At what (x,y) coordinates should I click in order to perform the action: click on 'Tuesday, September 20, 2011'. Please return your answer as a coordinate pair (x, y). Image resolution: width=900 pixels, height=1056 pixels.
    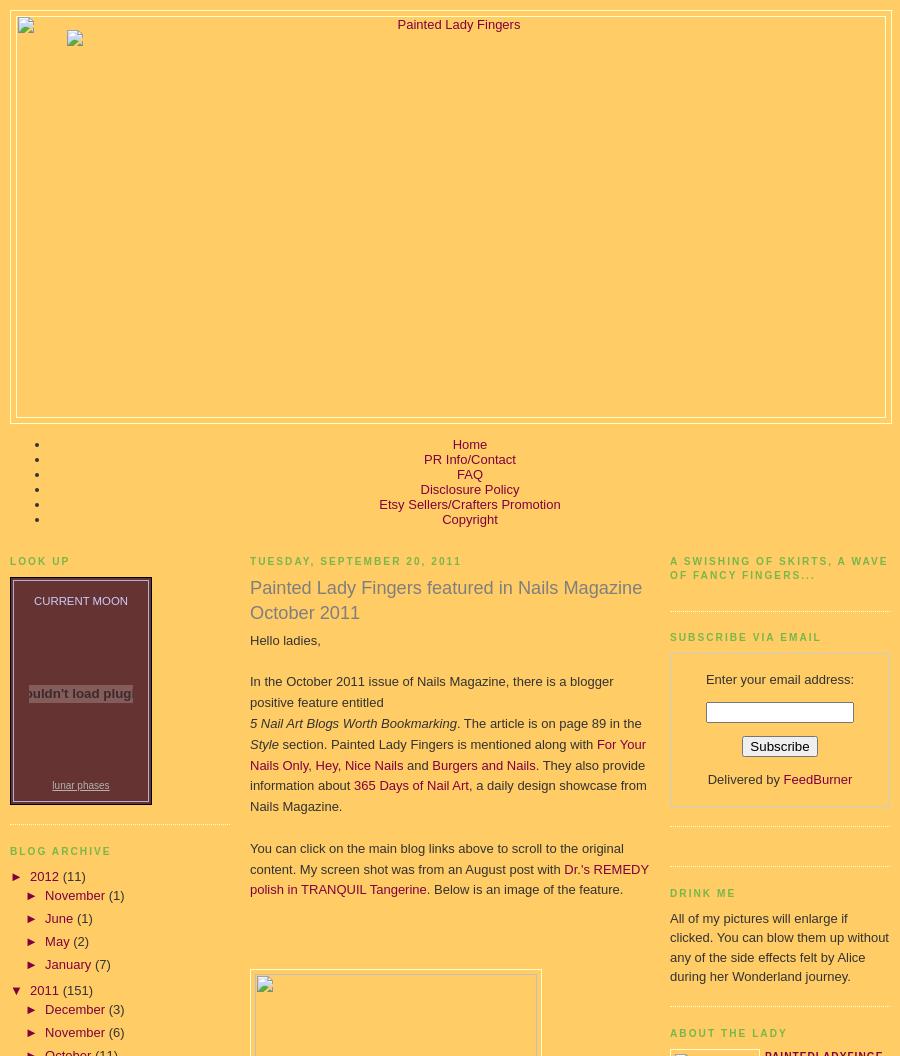
    Looking at the image, I should click on (355, 561).